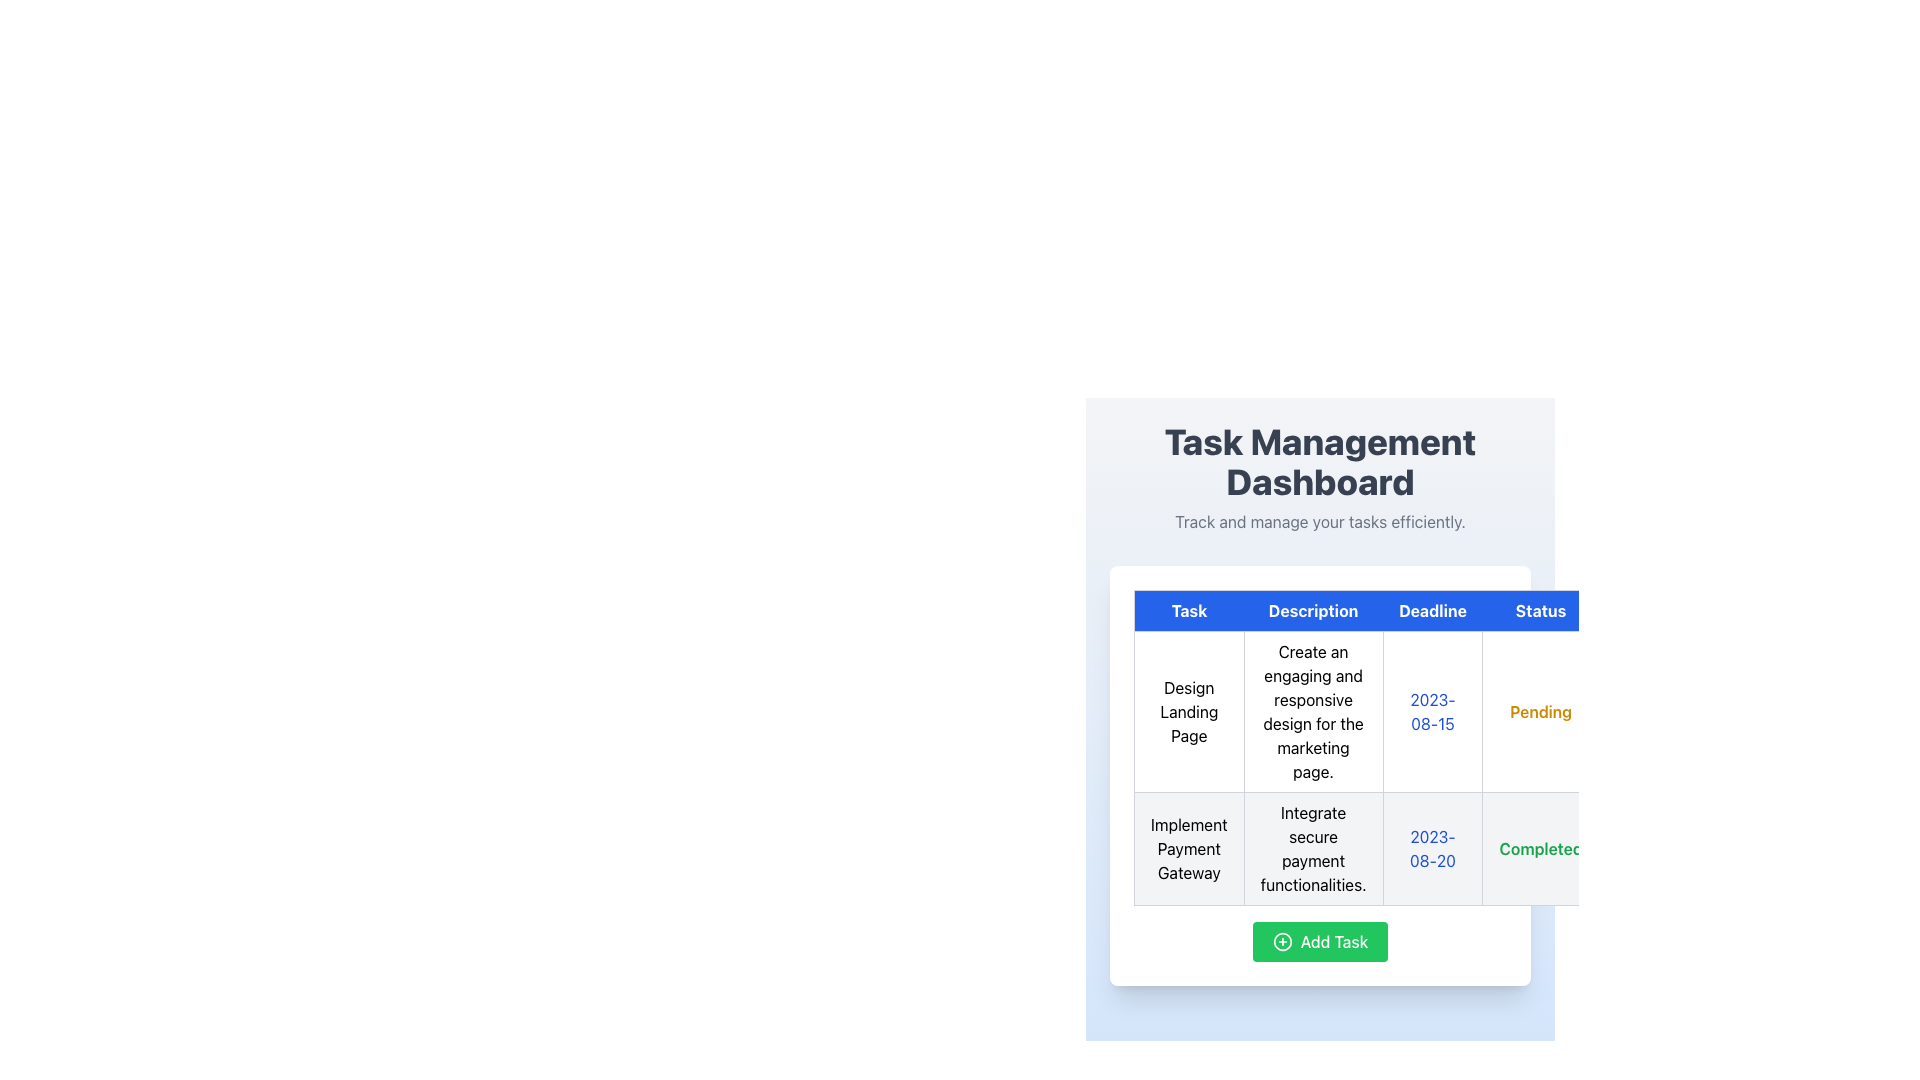 The image size is (1920, 1080). What do you see at coordinates (1282, 941) in the screenshot?
I see `the 'Add Task' button icon, which is a green plus symbol within a circular outline, to observe any hover effects` at bounding box center [1282, 941].